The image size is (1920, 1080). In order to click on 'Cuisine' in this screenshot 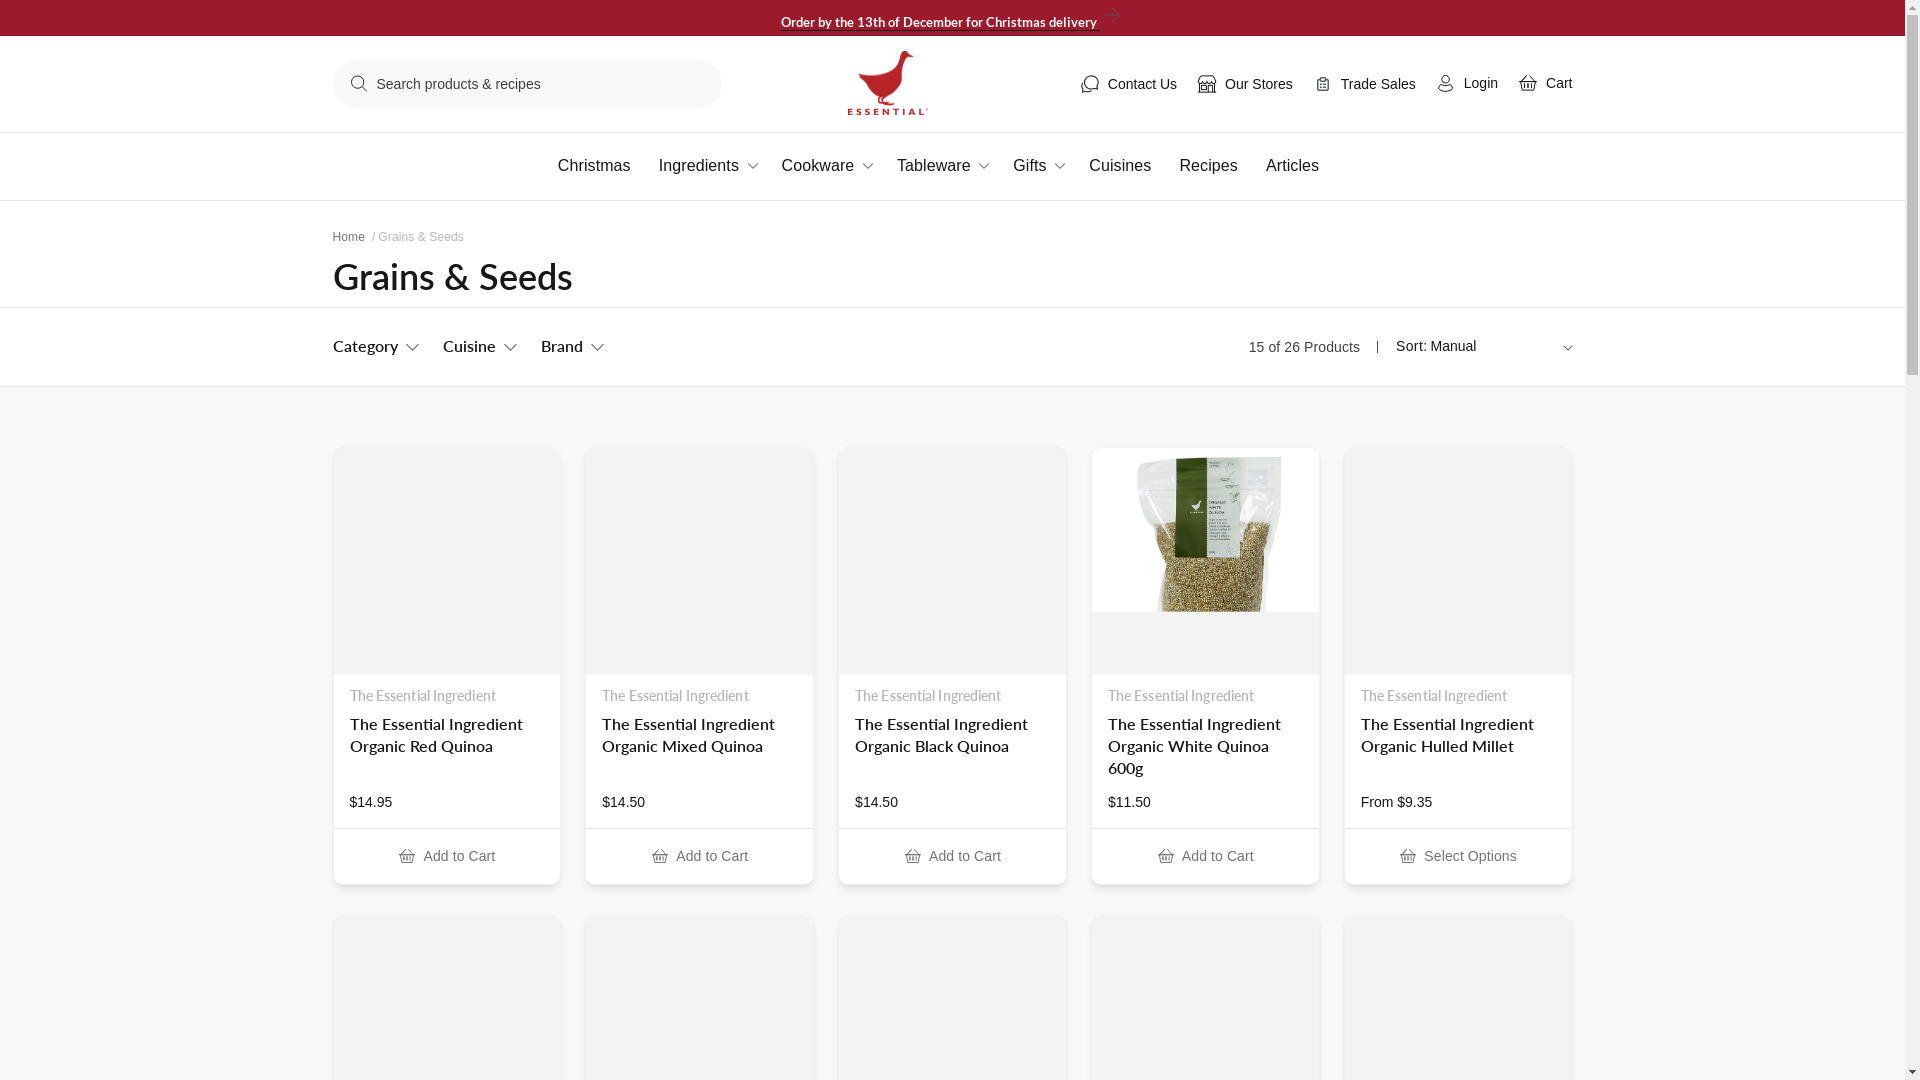, I will do `click(477, 346)`.